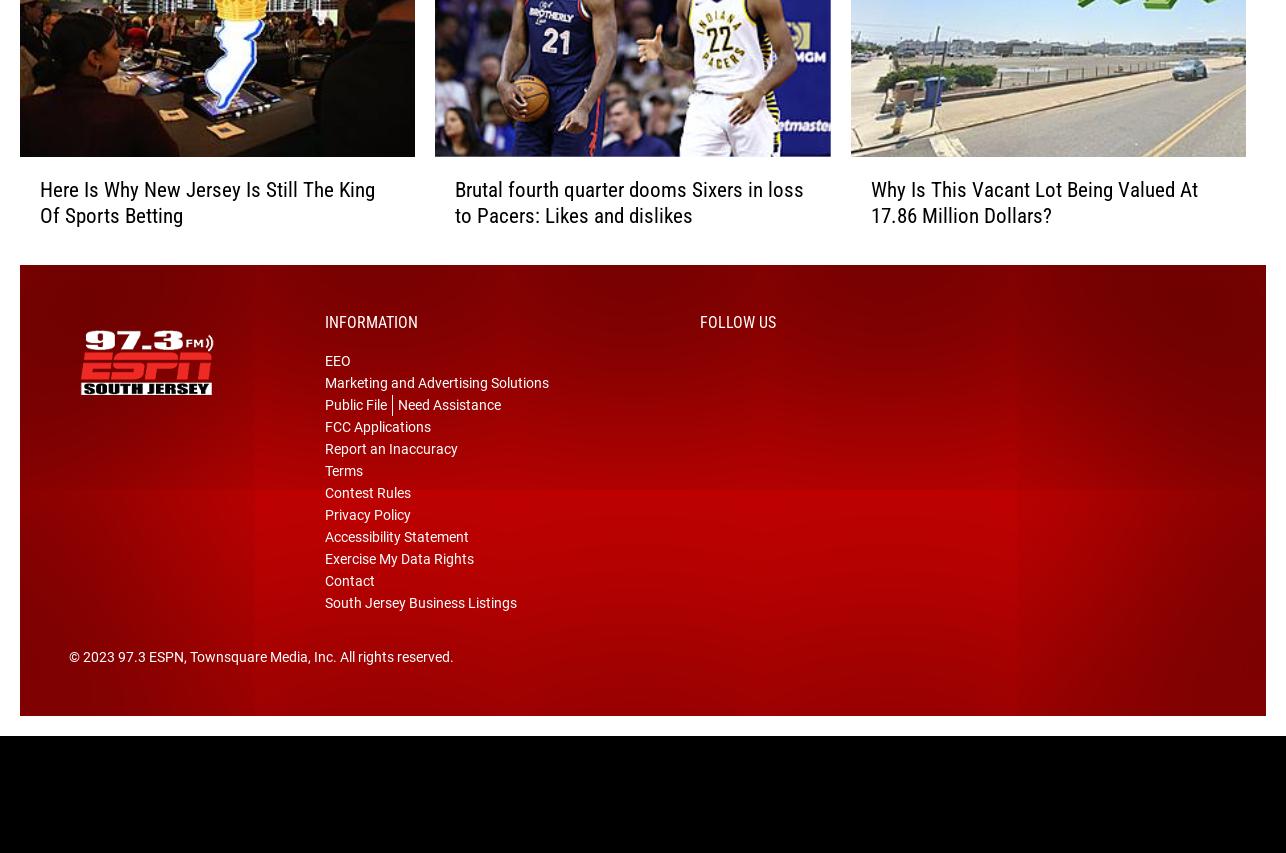  What do you see at coordinates (738, 352) in the screenshot?
I see `'Follow Us'` at bounding box center [738, 352].